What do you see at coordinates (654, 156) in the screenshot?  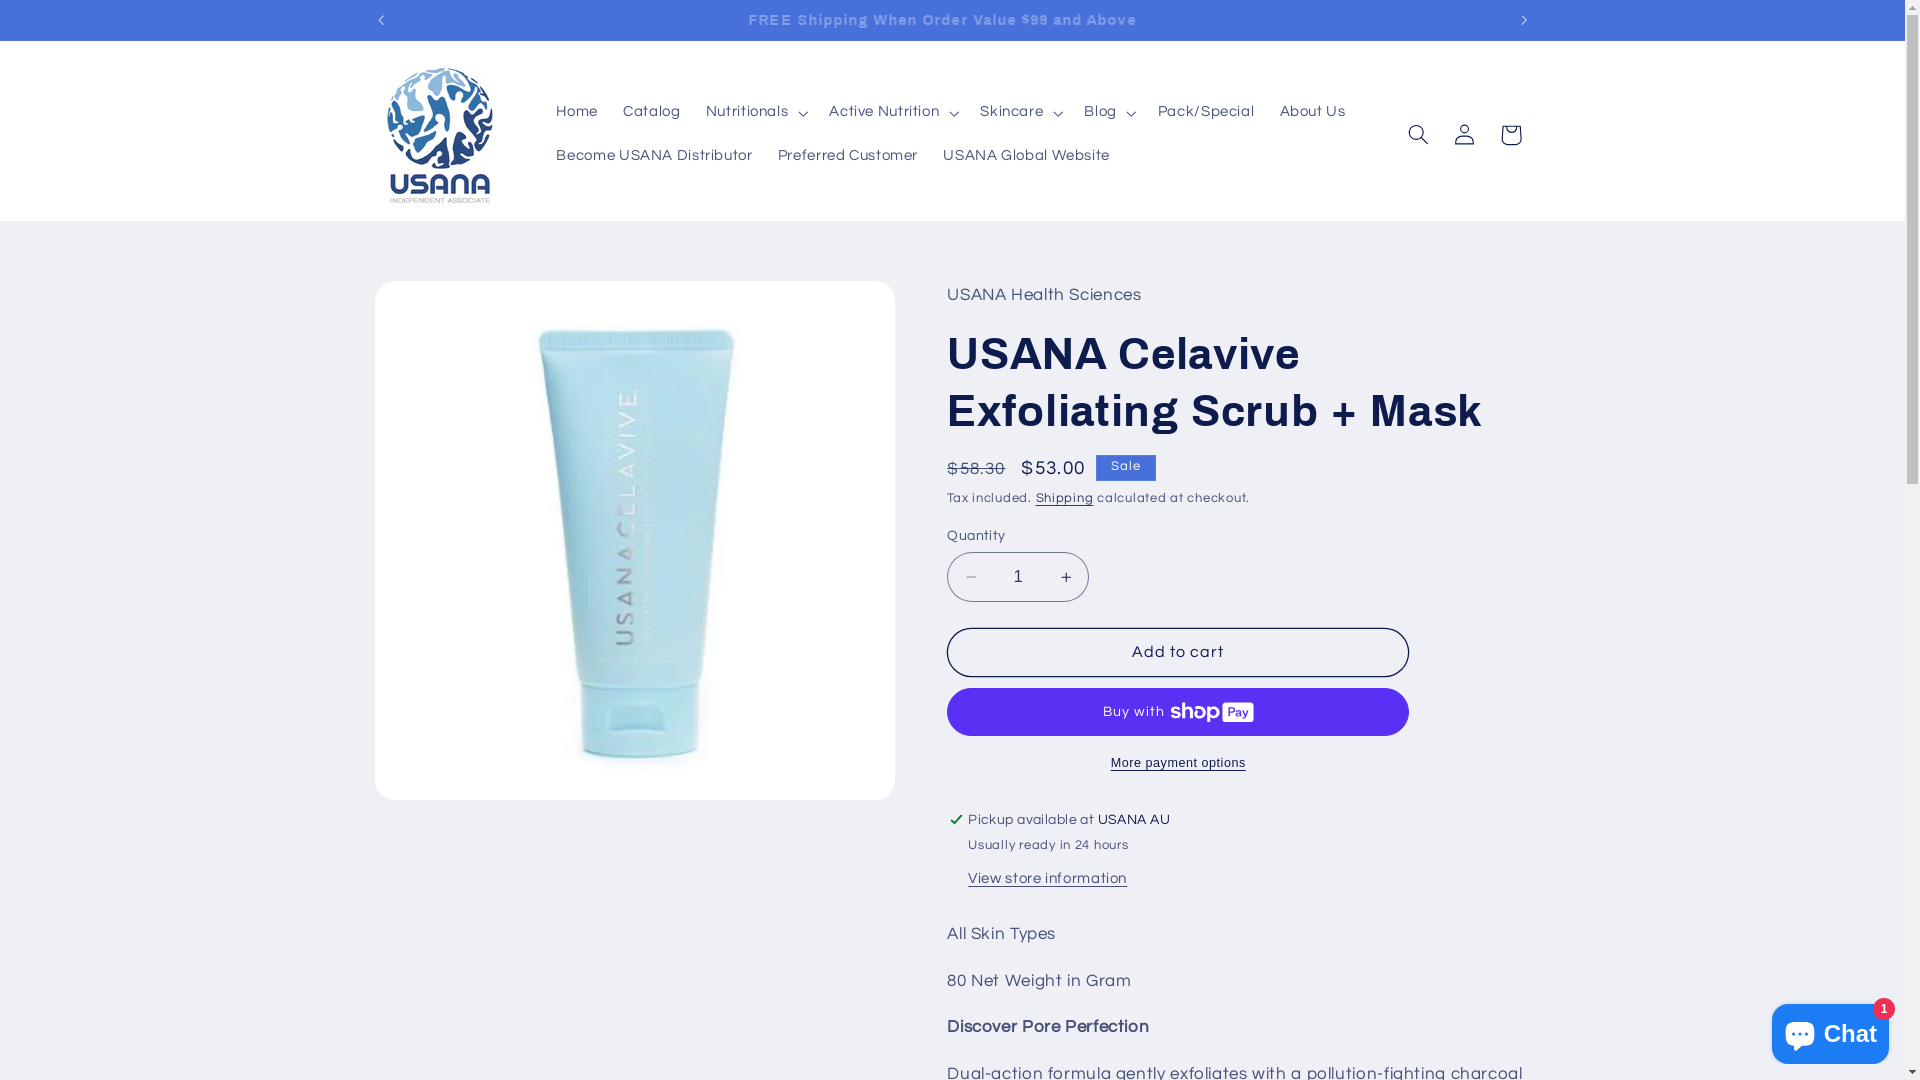 I see `'Become USANA Distributor'` at bounding box center [654, 156].